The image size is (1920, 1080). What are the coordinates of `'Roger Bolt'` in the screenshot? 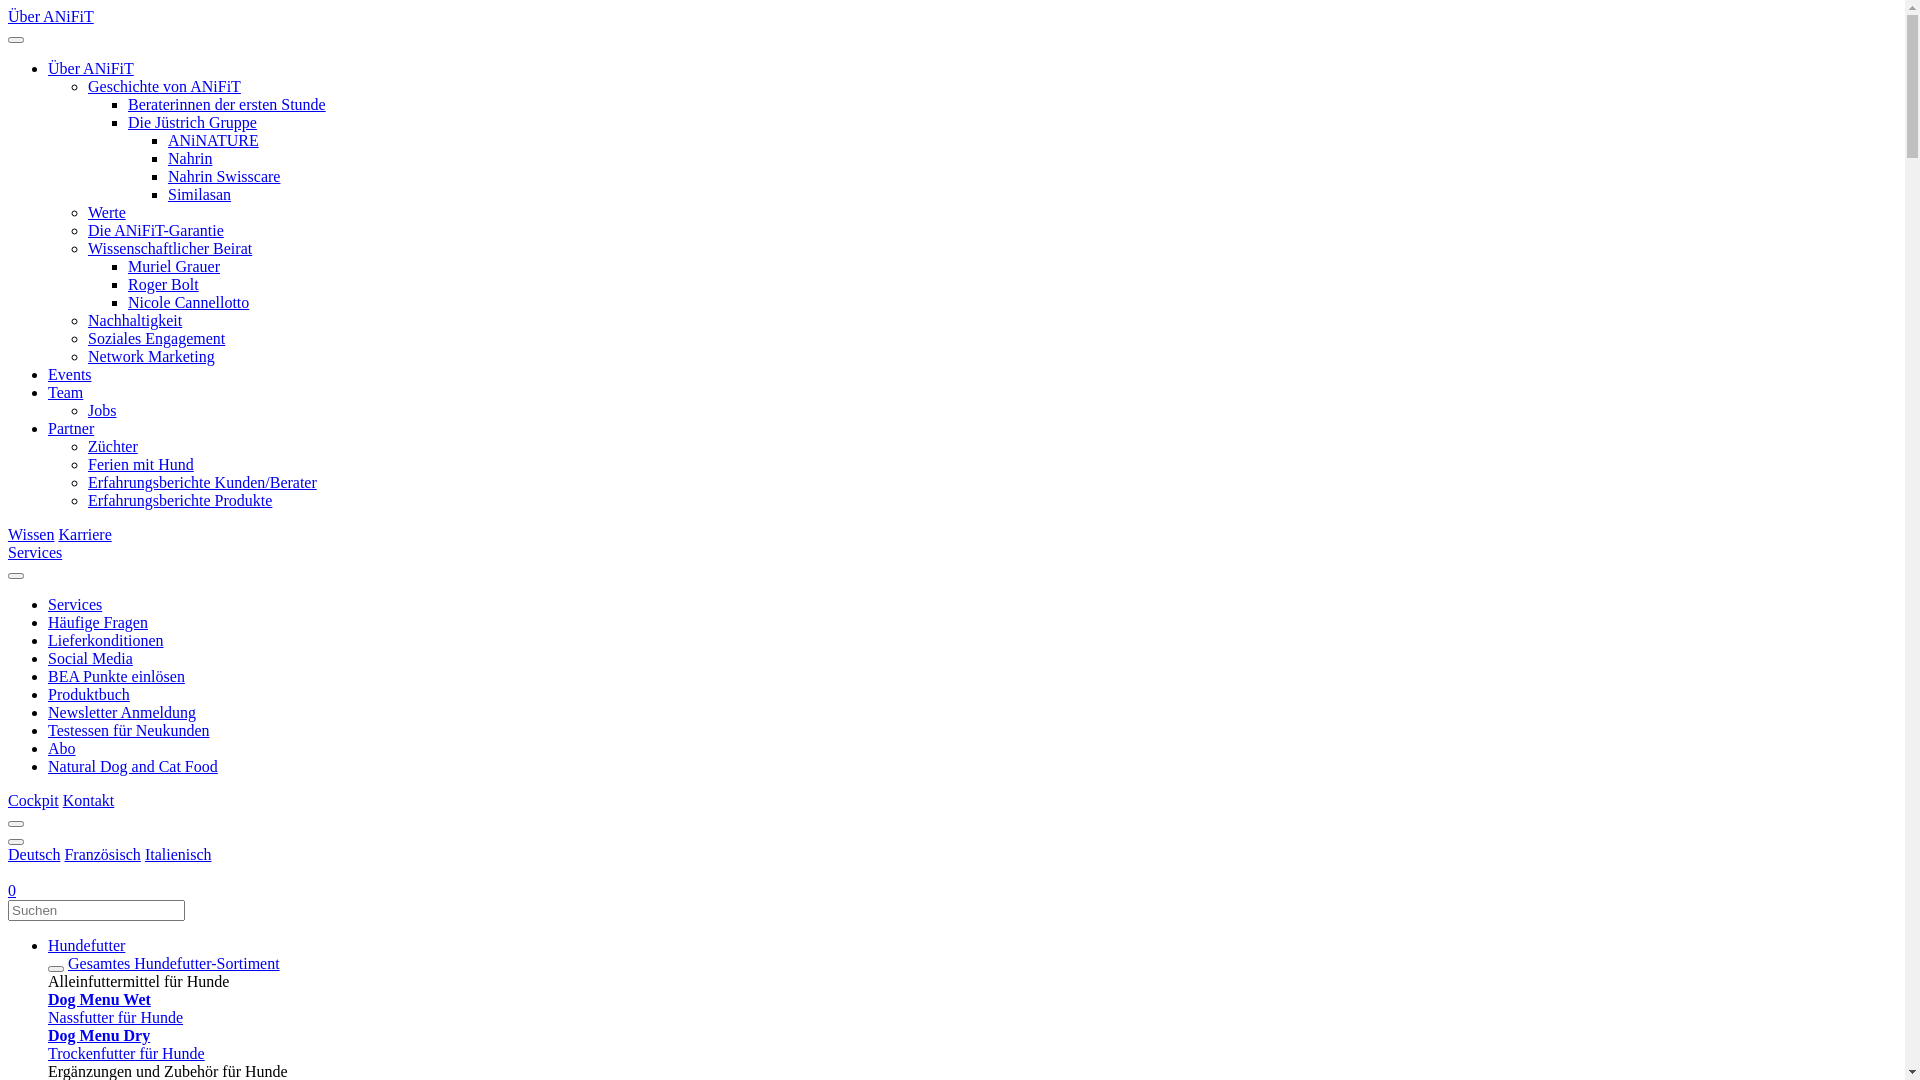 It's located at (163, 284).